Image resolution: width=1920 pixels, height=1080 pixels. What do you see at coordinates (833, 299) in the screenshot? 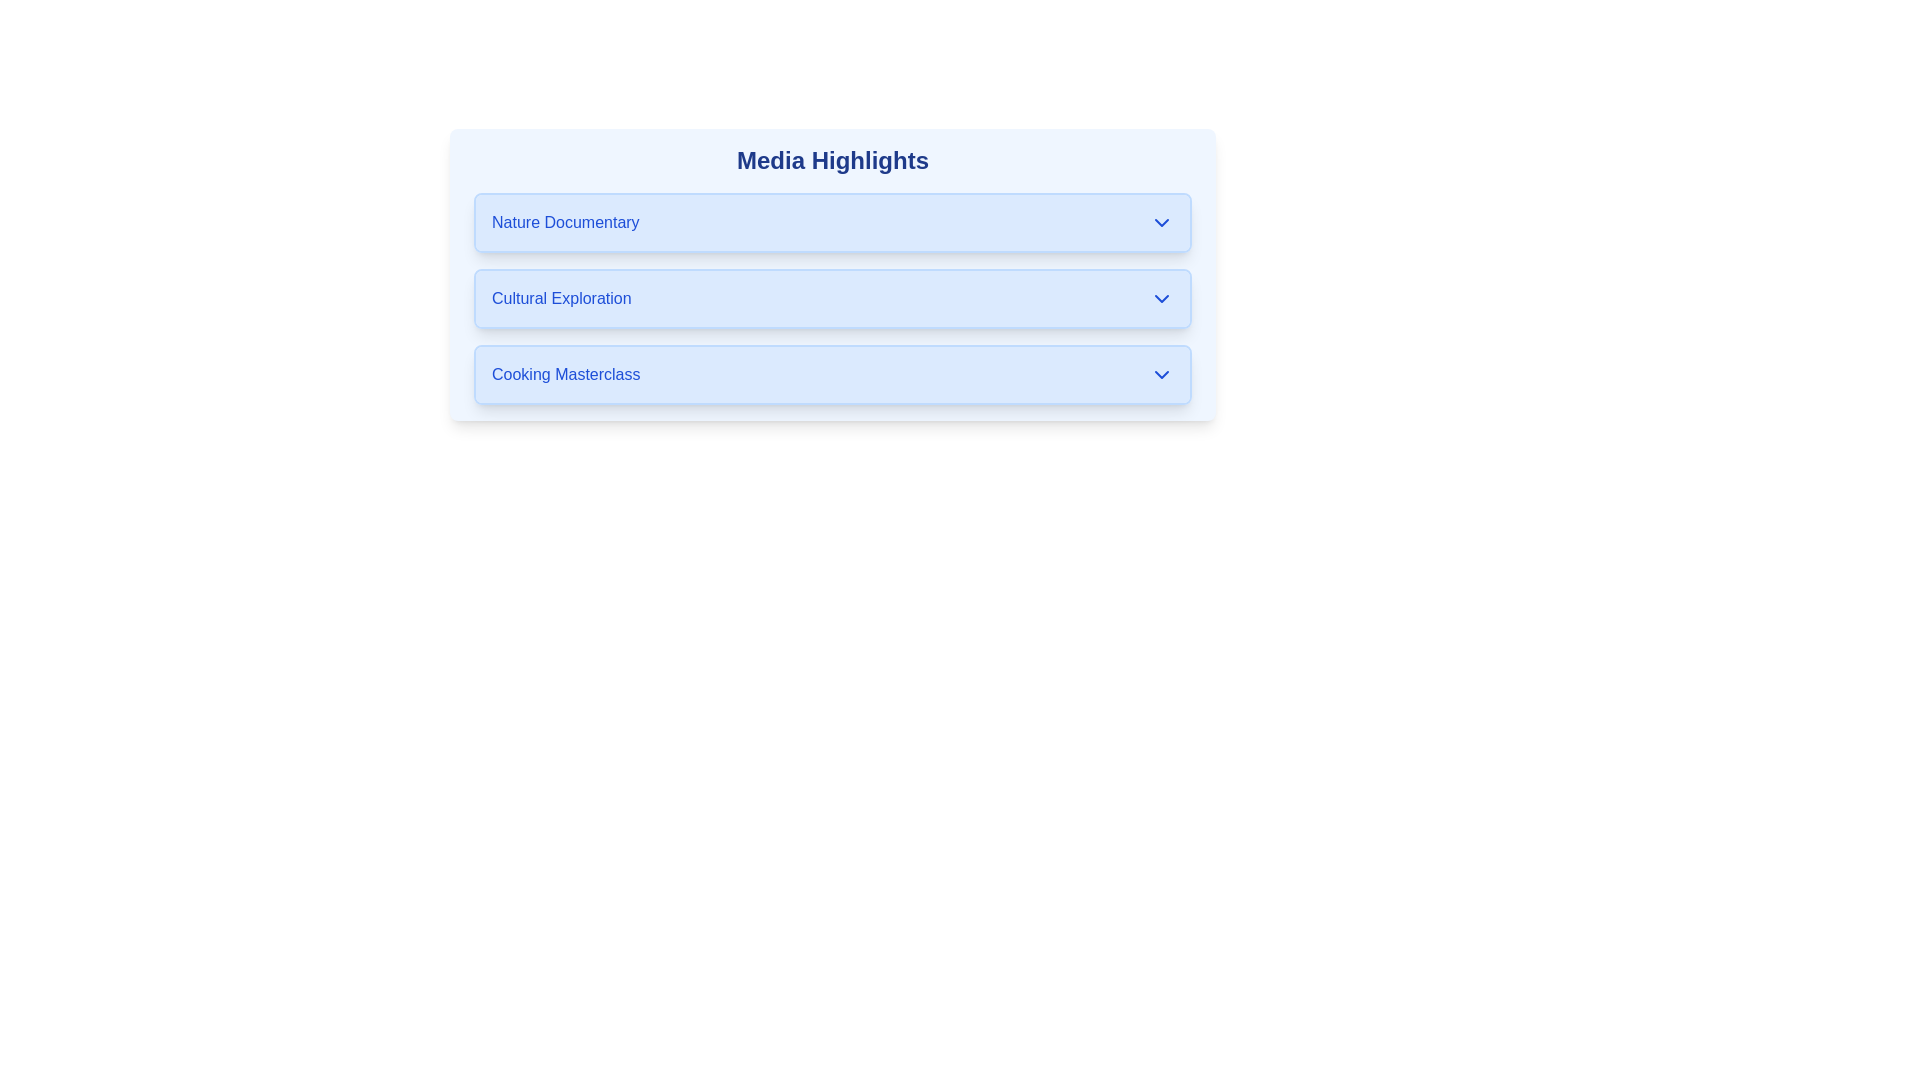
I see `the second button under 'Media Highlights' that expands or toggles content related to 'Cultural Exploration'` at bounding box center [833, 299].